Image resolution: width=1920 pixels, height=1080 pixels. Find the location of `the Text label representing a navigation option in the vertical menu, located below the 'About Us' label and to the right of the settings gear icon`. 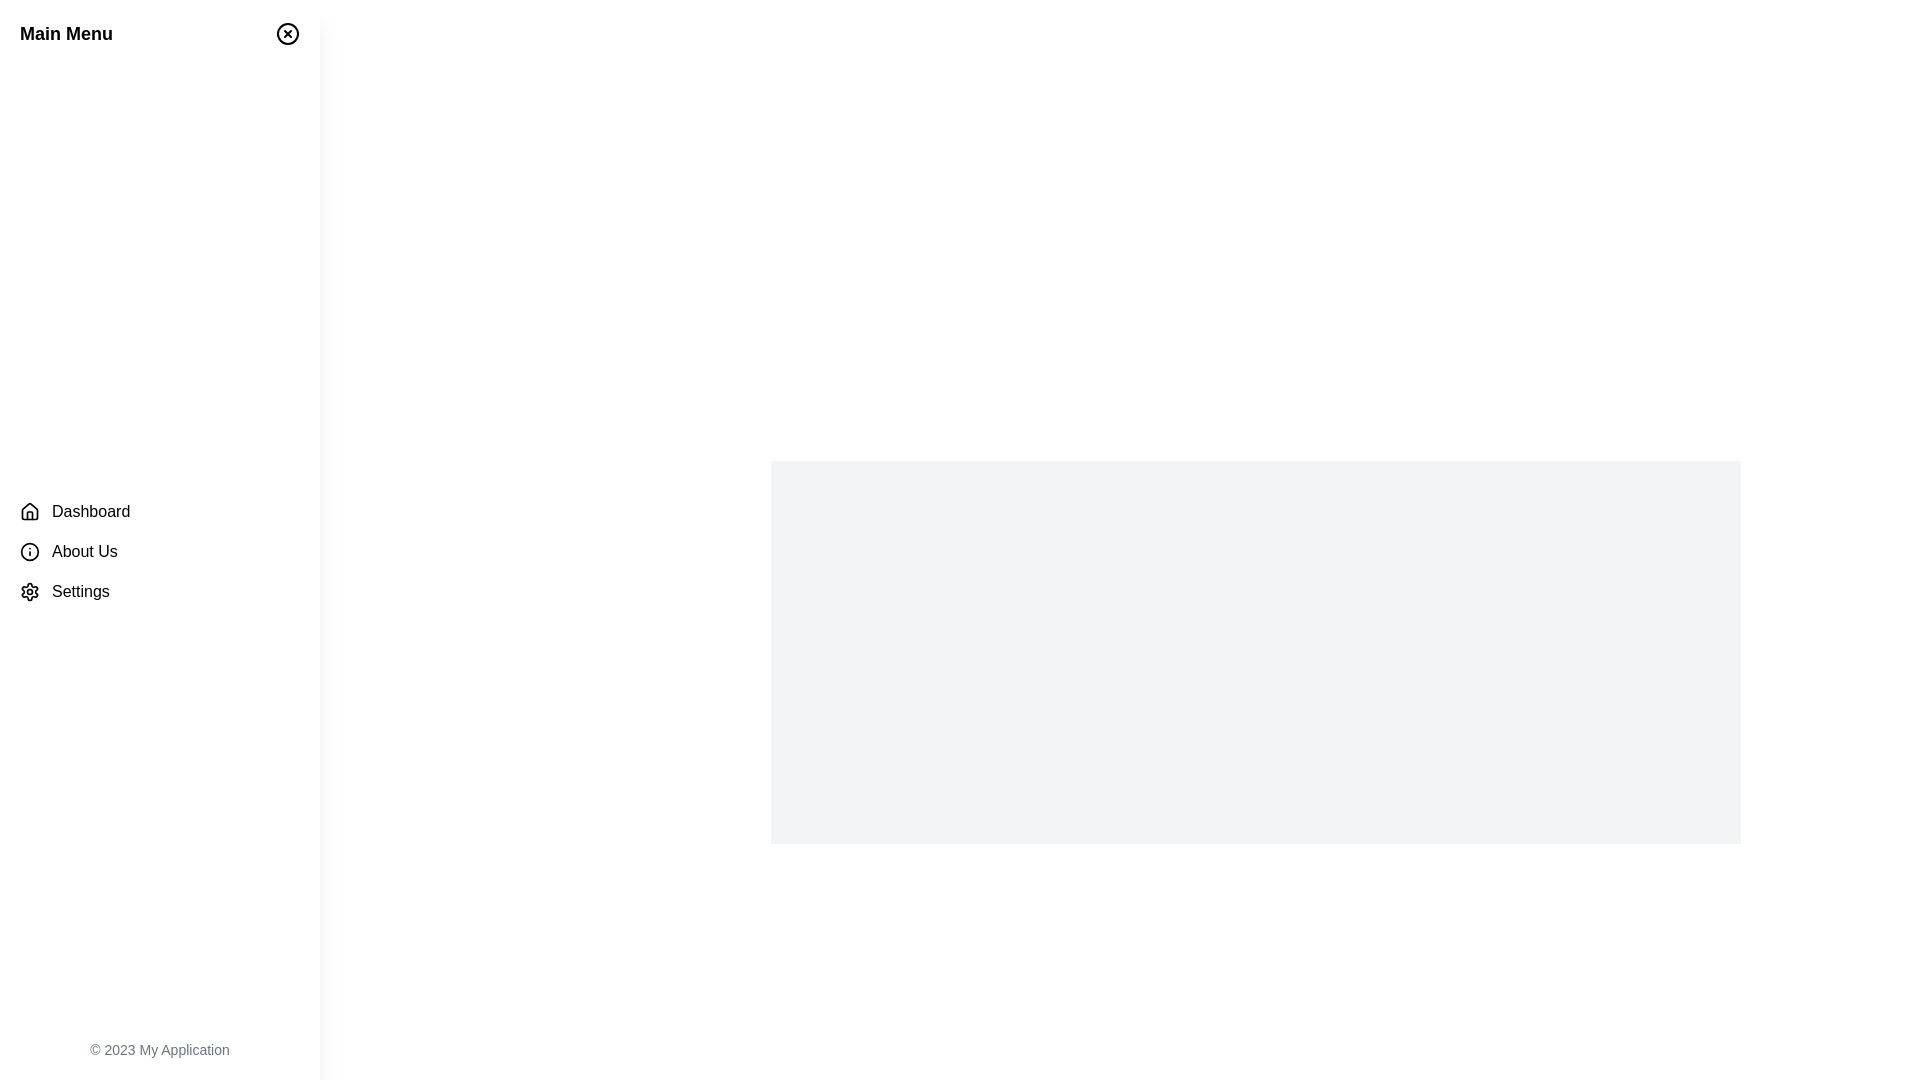

the Text label representing a navigation option in the vertical menu, located below the 'About Us' label and to the right of the settings gear icon is located at coordinates (80, 590).